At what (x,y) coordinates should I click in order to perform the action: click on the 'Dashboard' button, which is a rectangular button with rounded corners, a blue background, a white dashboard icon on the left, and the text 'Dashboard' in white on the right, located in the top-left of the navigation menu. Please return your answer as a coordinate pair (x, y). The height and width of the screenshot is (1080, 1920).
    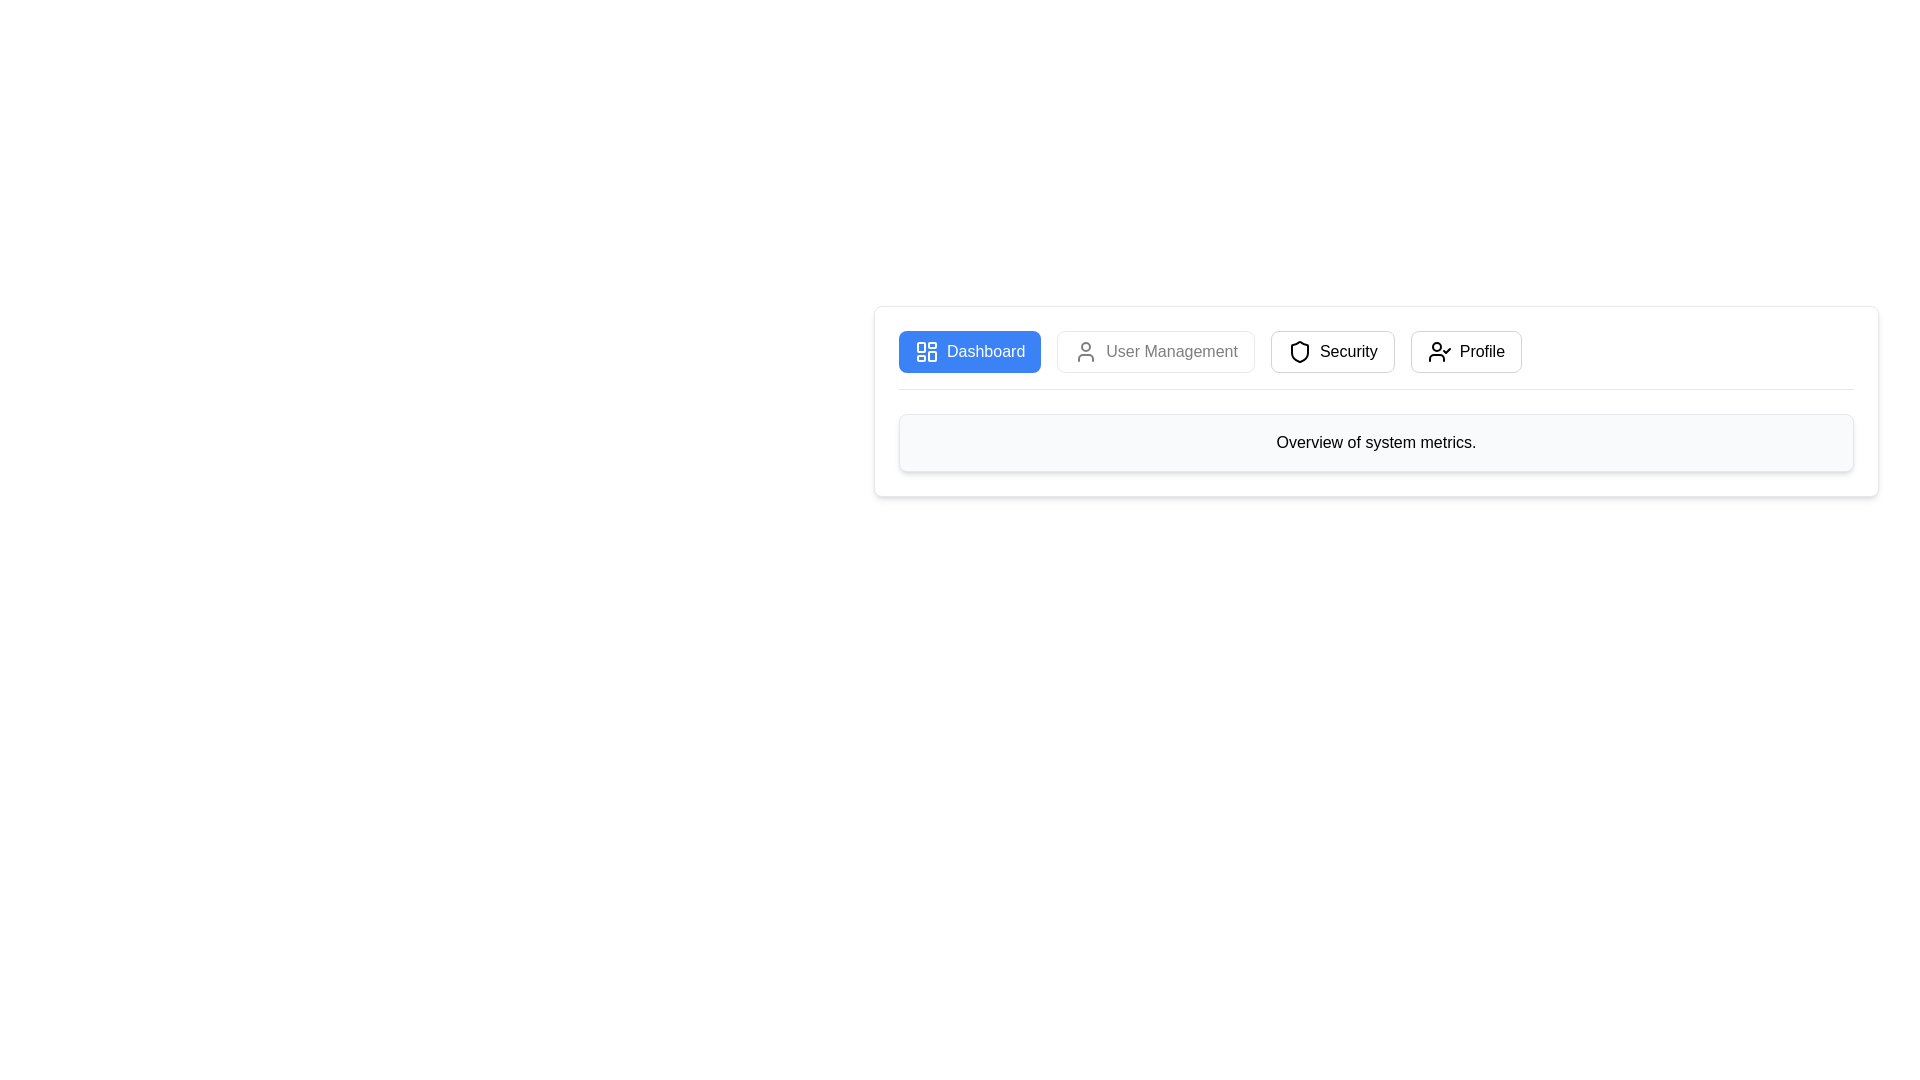
    Looking at the image, I should click on (970, 350).